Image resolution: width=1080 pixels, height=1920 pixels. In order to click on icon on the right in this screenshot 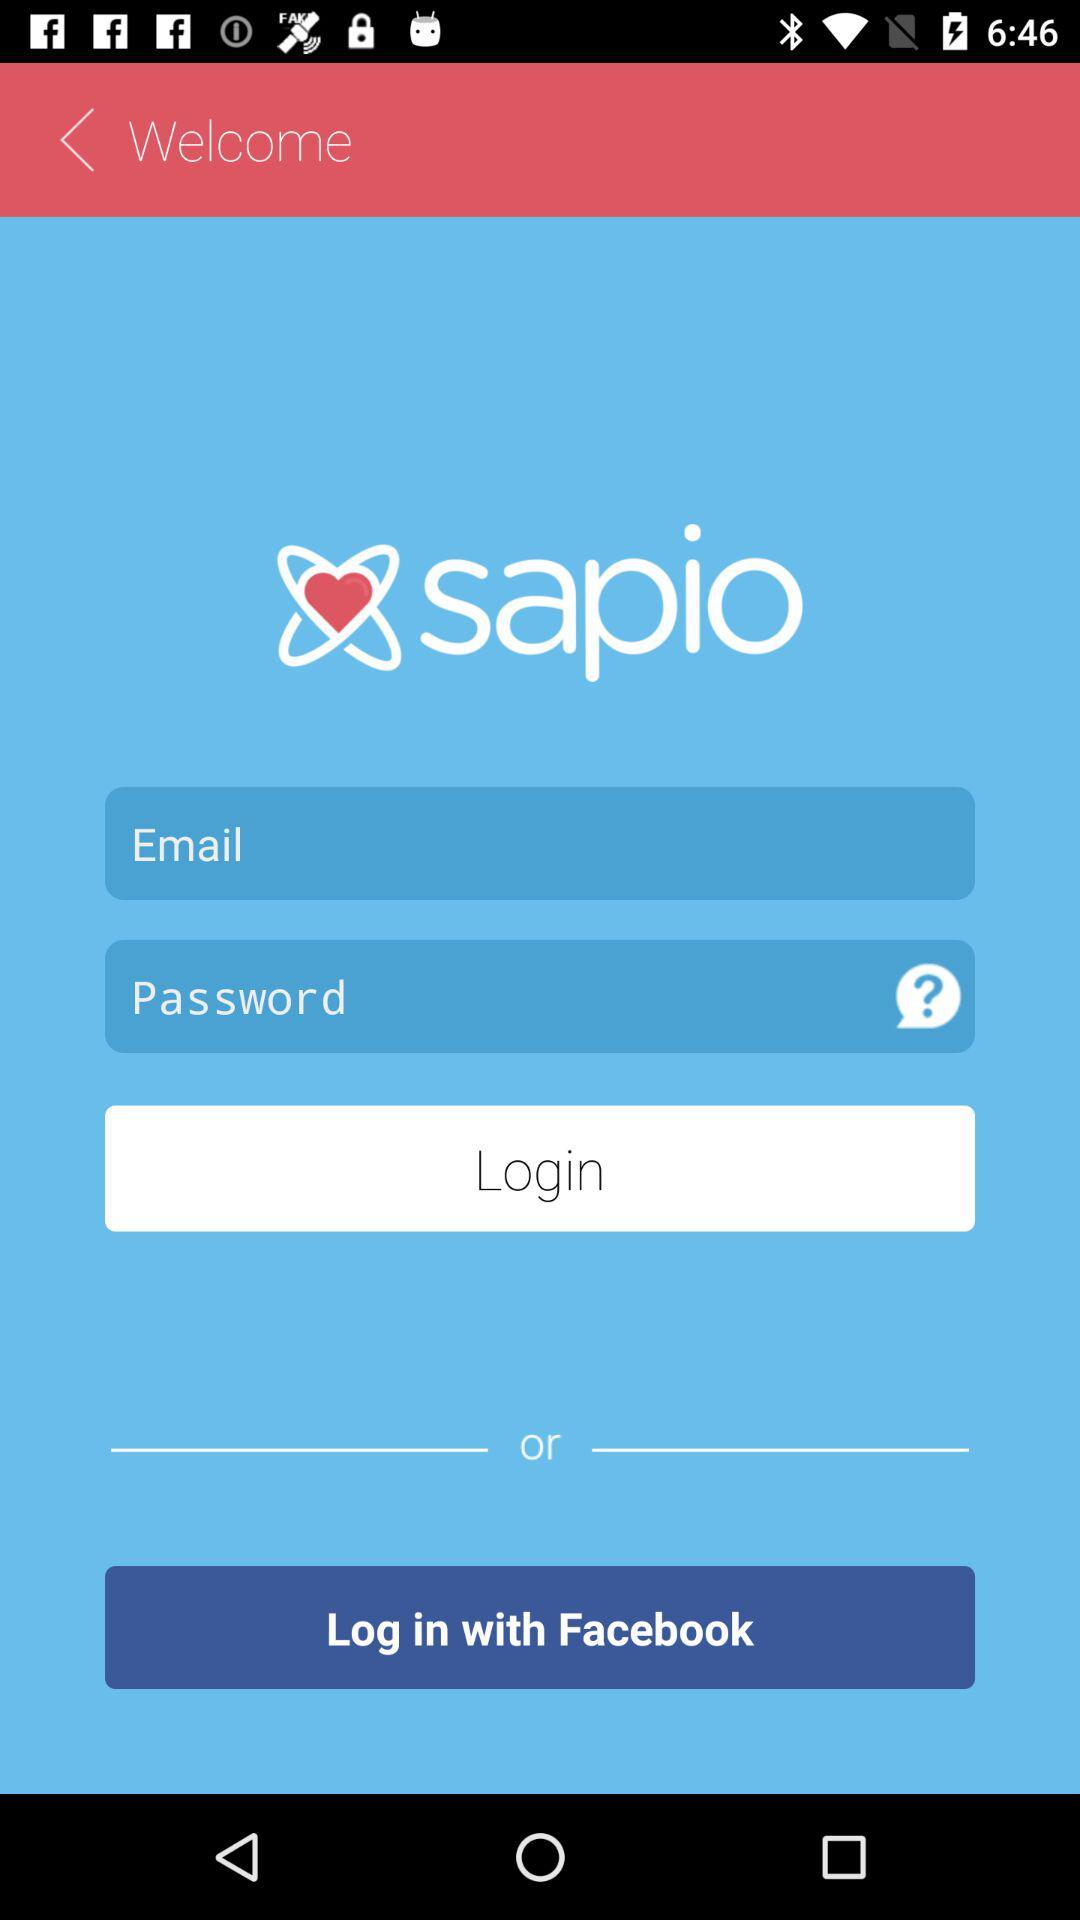, I will do `click(928, 995)`.